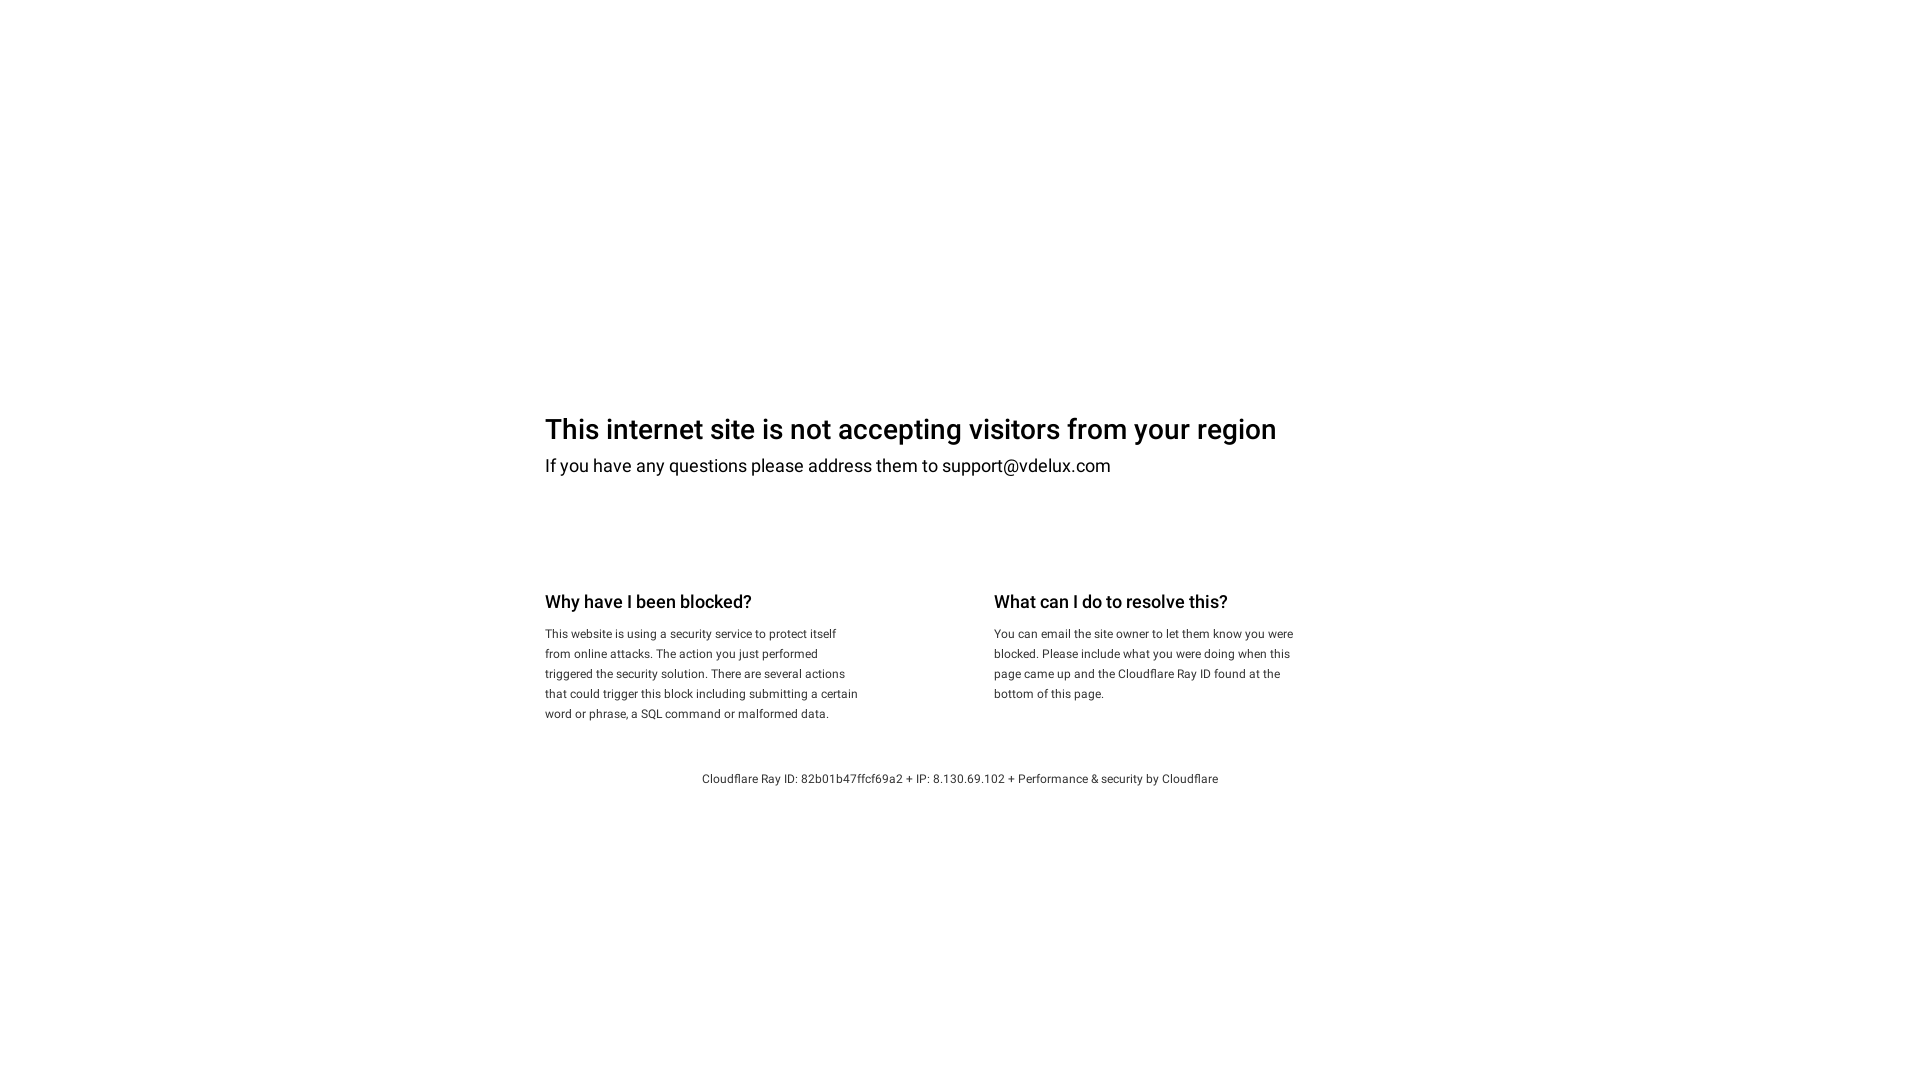 The height and width of the screenshot is (1080, 1920). Describe the element at coordinates (1190, 778) in the screenshot. I see `'Cloudflare'` at that location.